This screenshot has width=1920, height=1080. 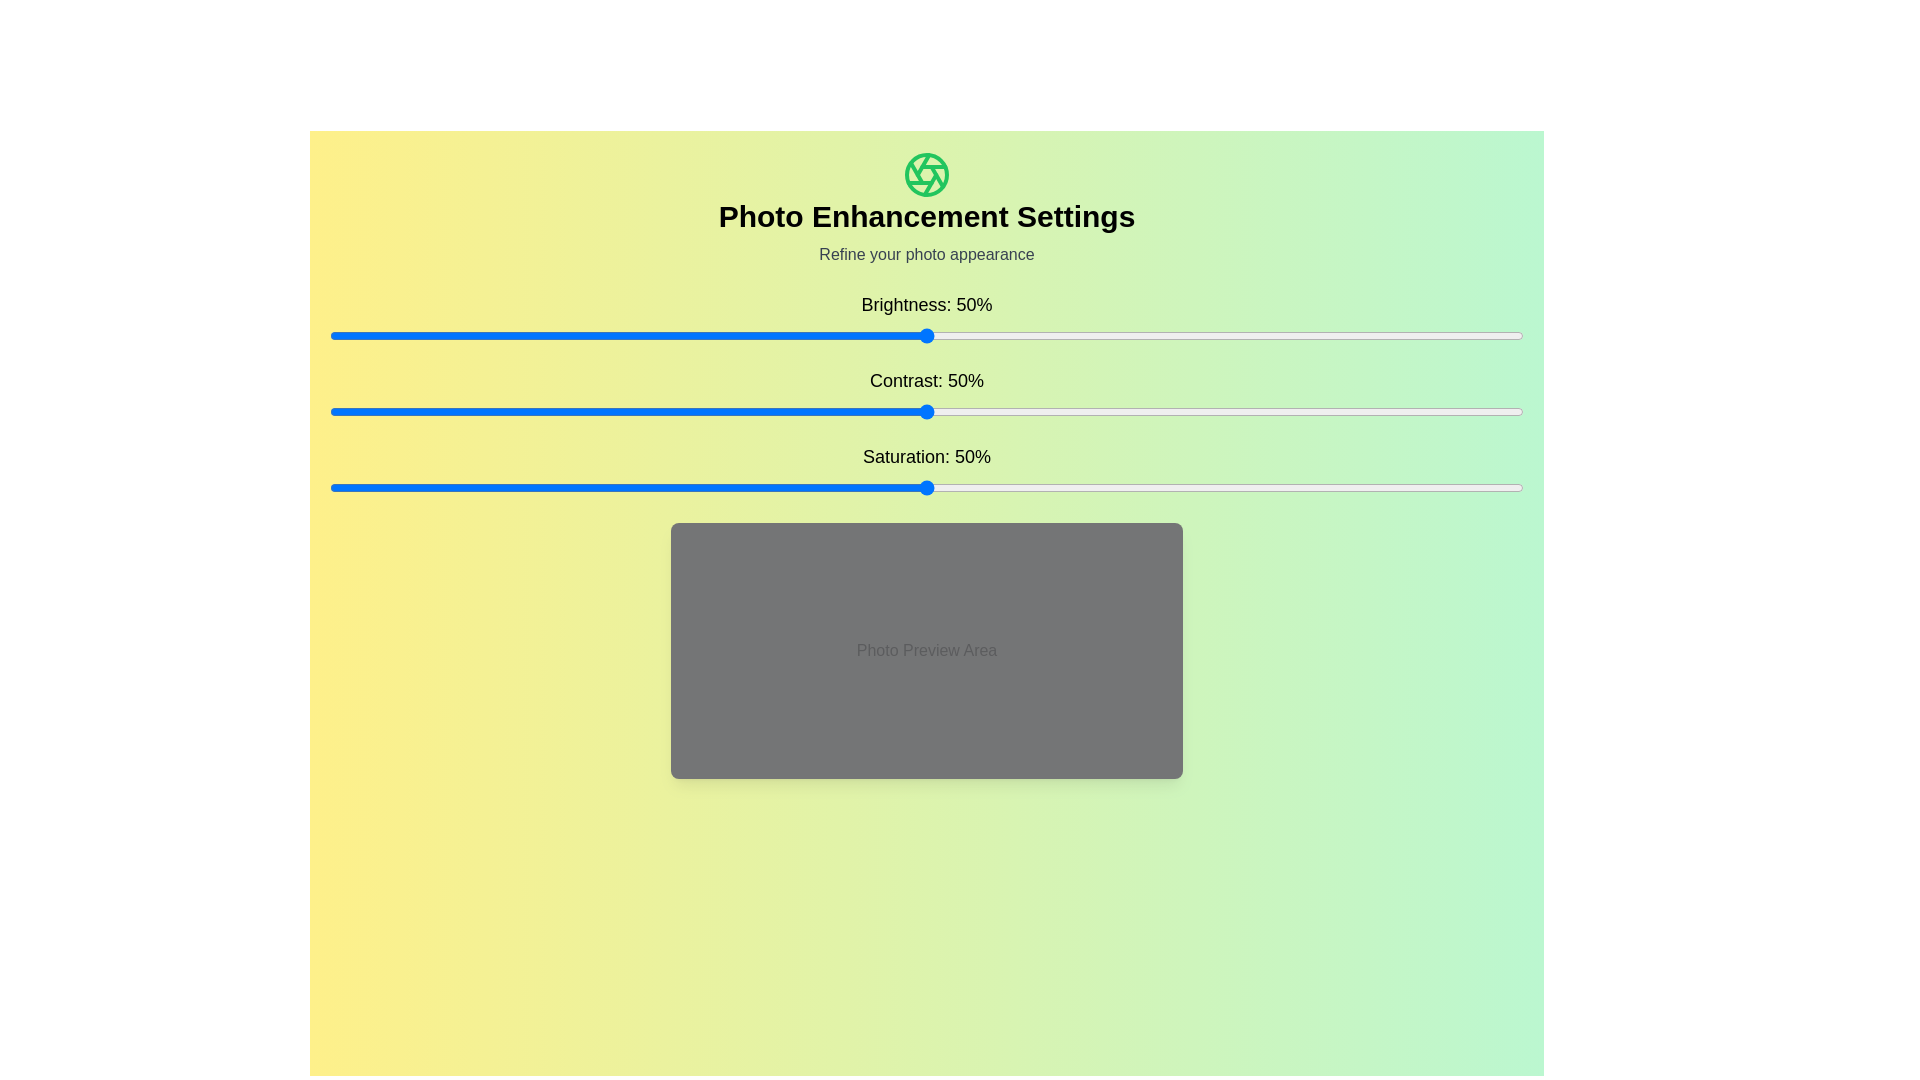 What do you see at coordinates (400, 488) in the screenshot?
I see `the saturation slider to 6%` at bounding box center [400, 488].